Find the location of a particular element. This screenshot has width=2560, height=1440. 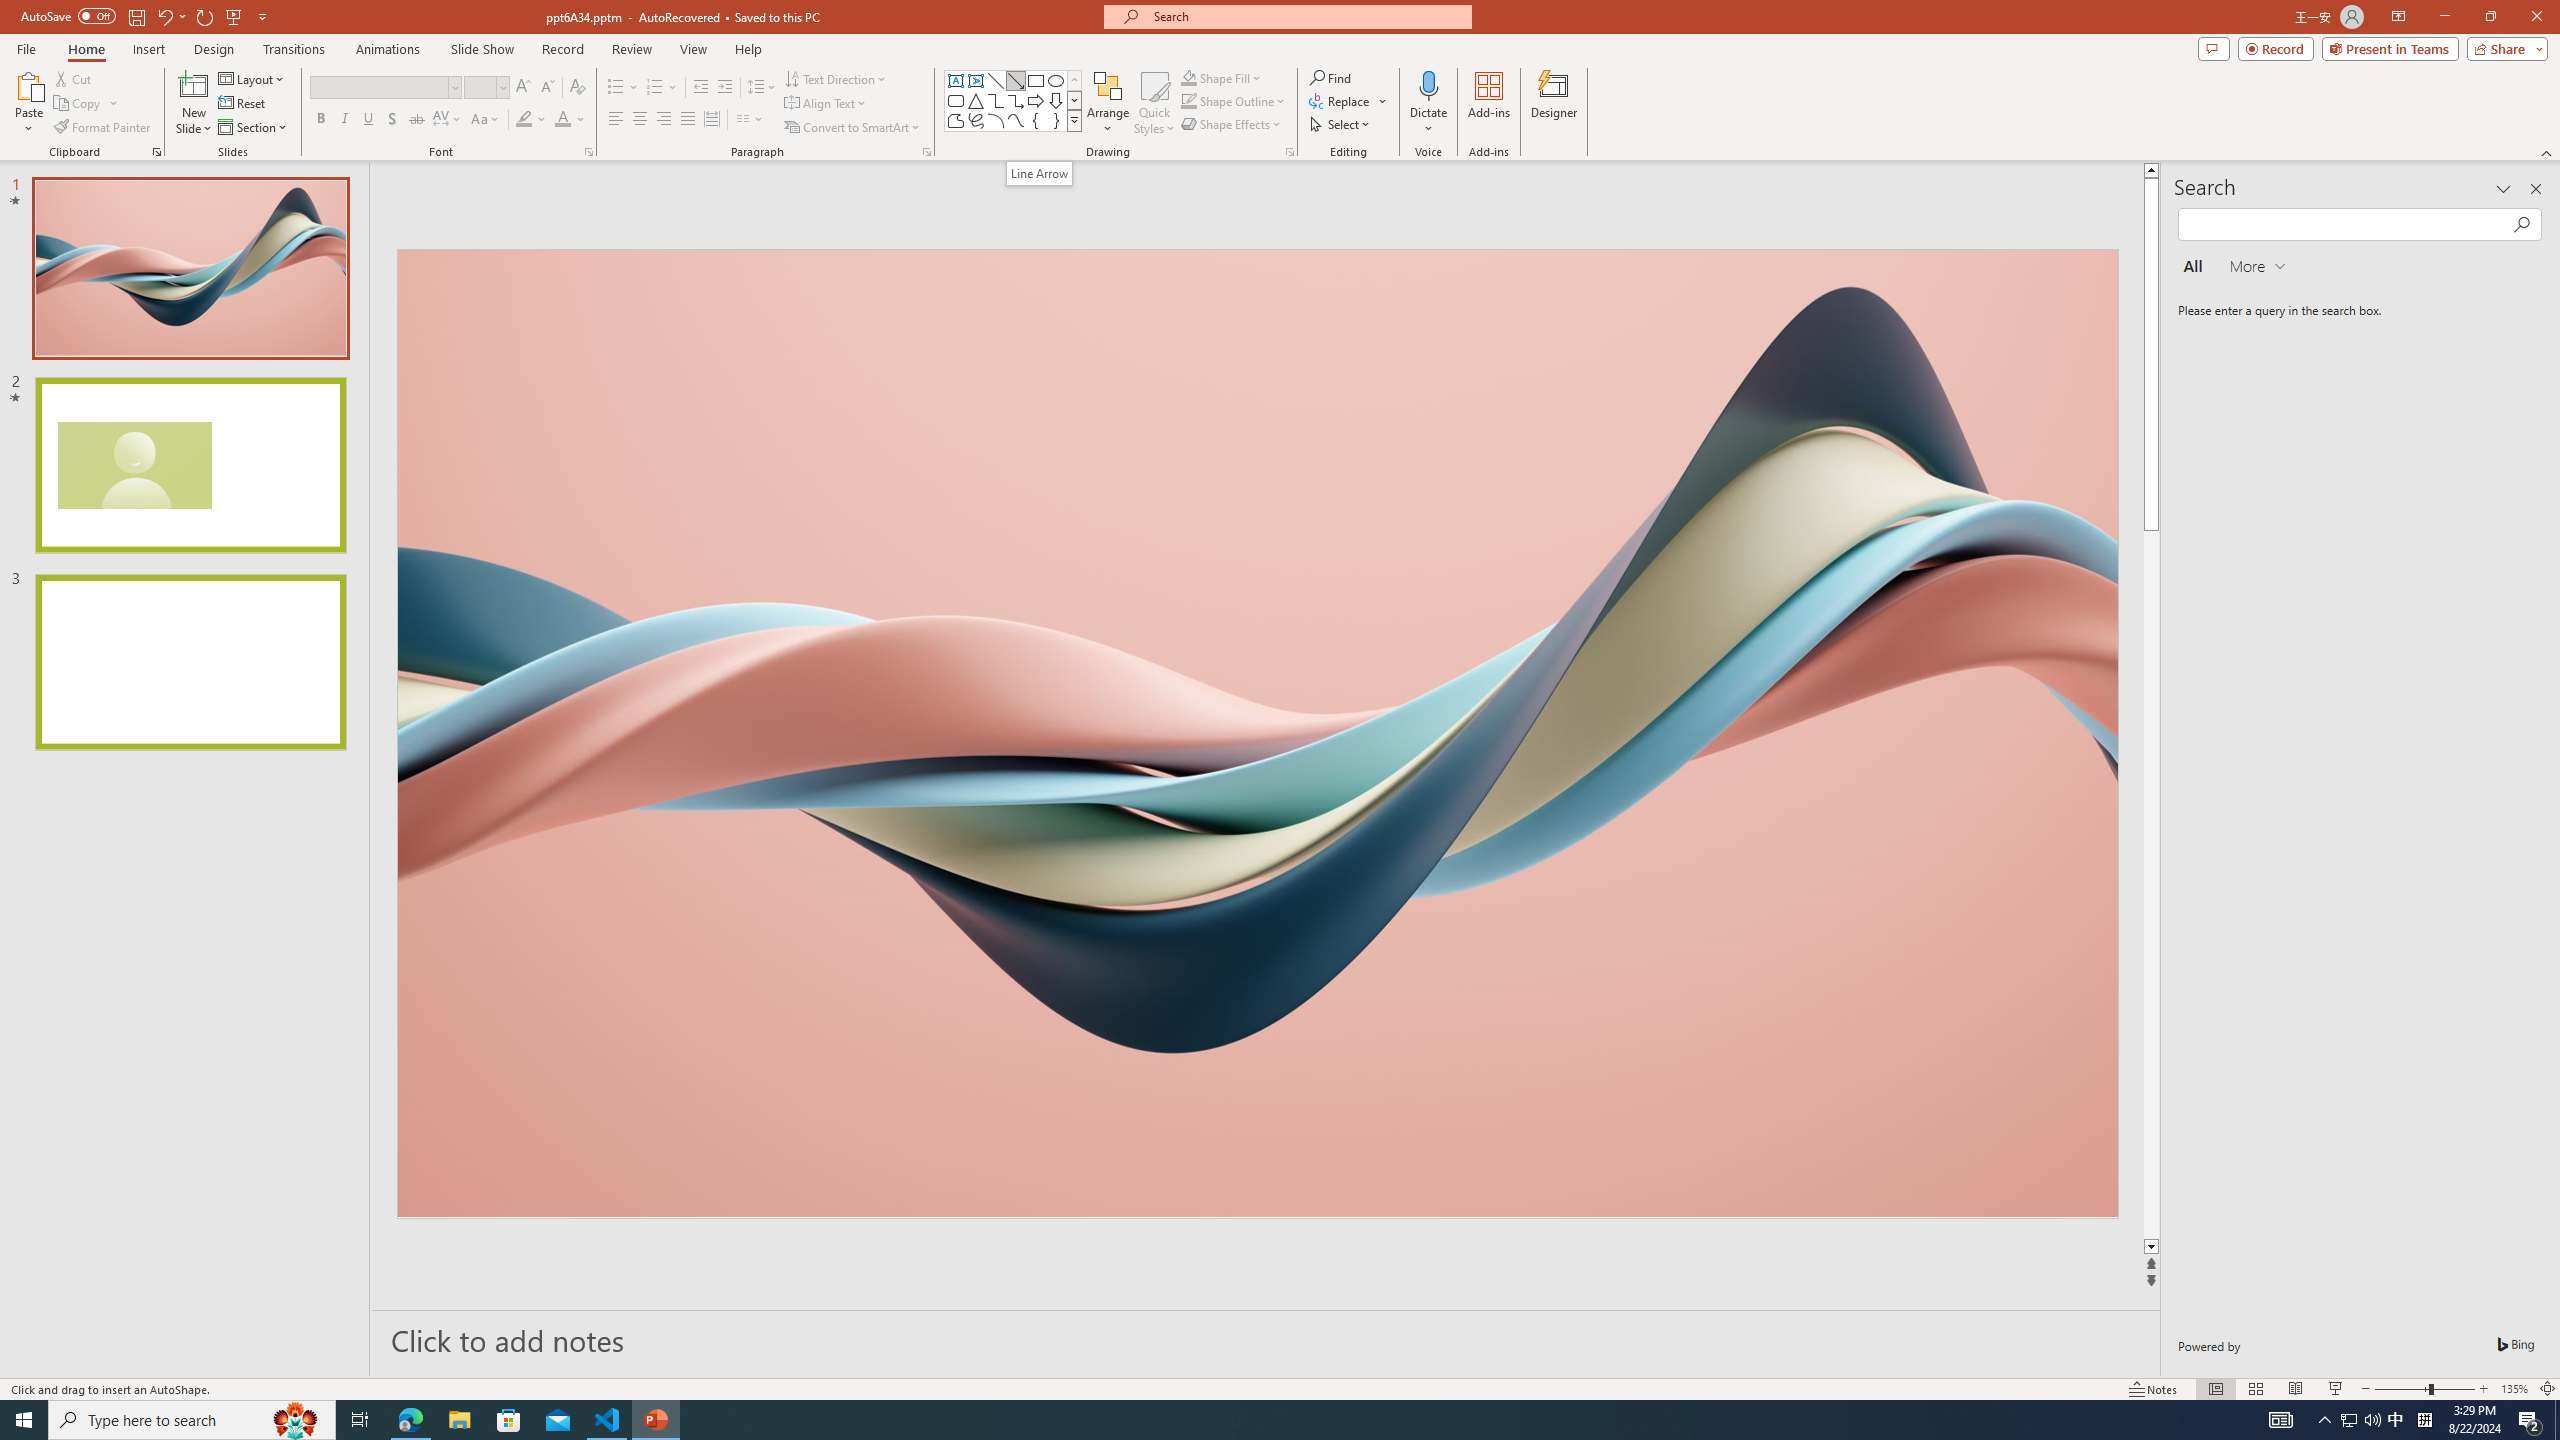

'Shadow' is located at coordinates (391, 118).